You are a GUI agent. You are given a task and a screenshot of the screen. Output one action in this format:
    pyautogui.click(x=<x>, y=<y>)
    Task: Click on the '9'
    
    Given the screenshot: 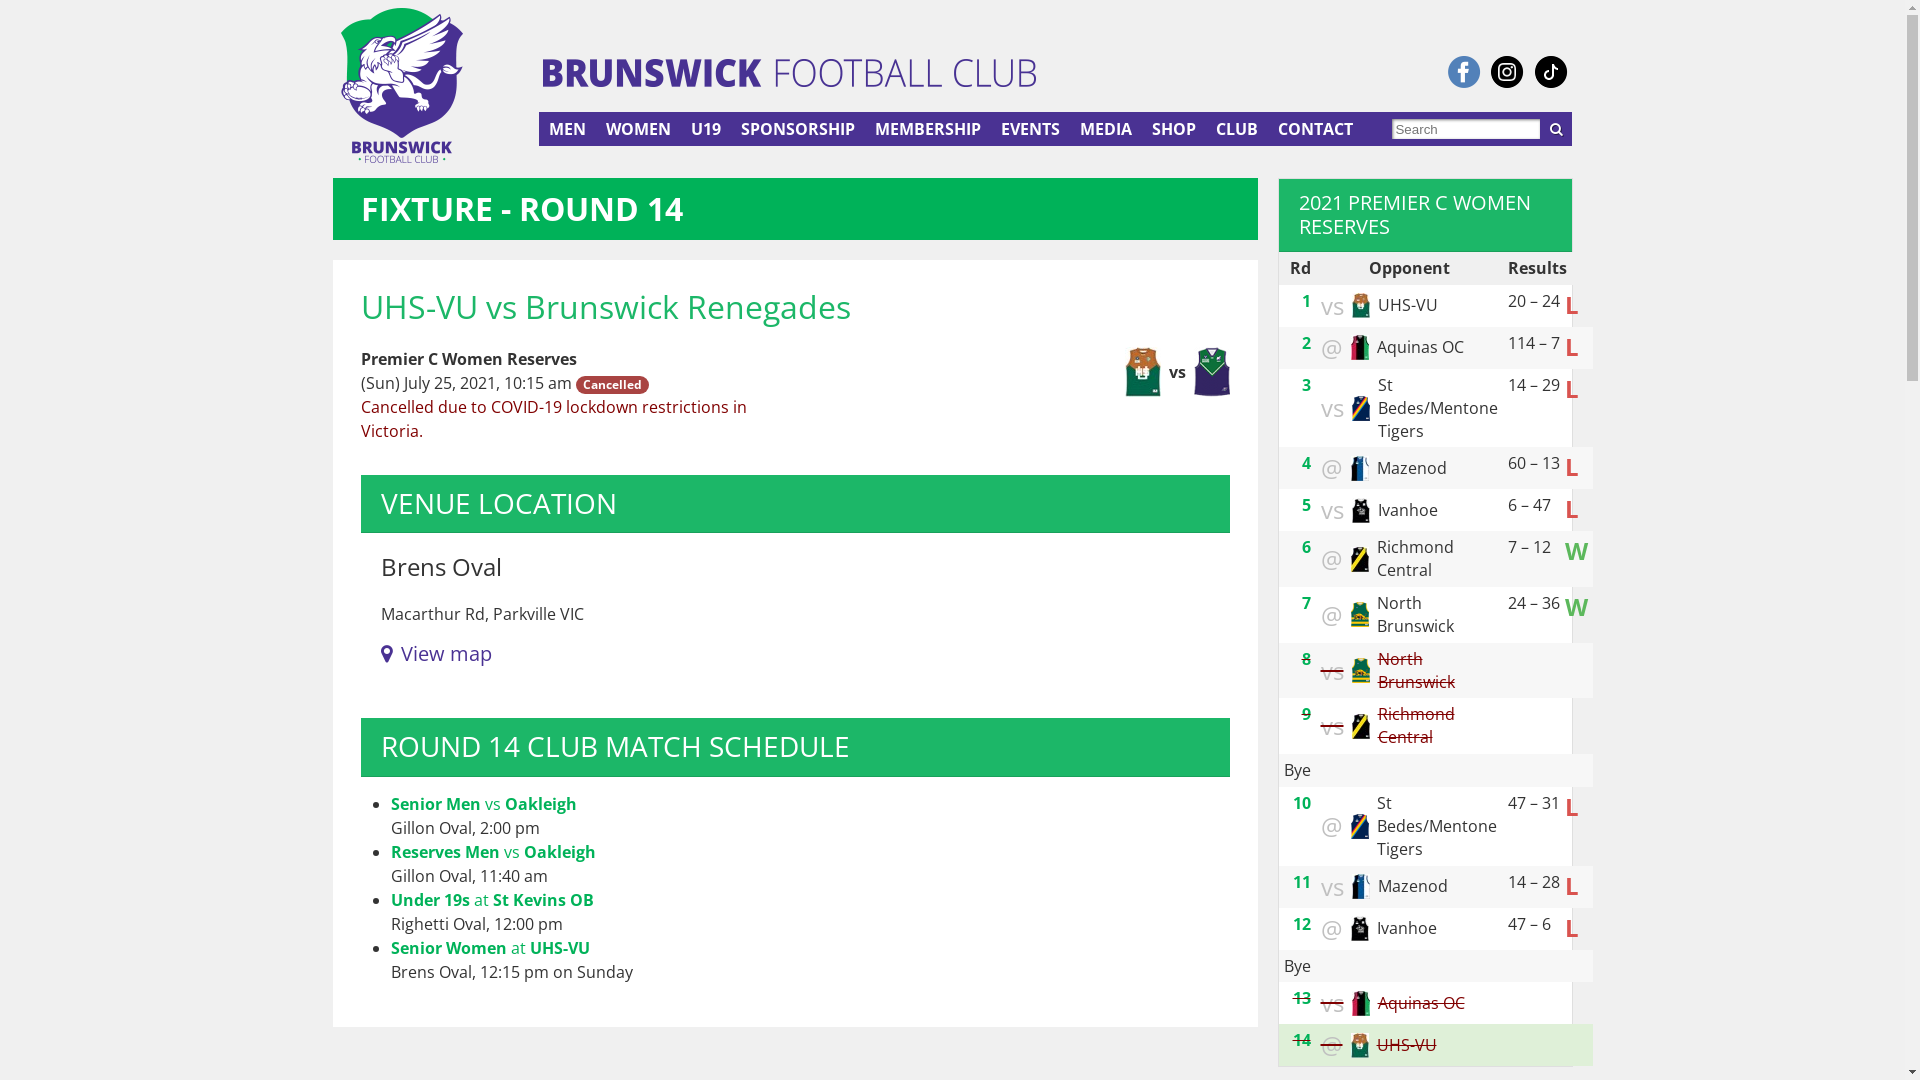 What is the action you would take?
    pyautogui.click(x=1301, y=712)
    